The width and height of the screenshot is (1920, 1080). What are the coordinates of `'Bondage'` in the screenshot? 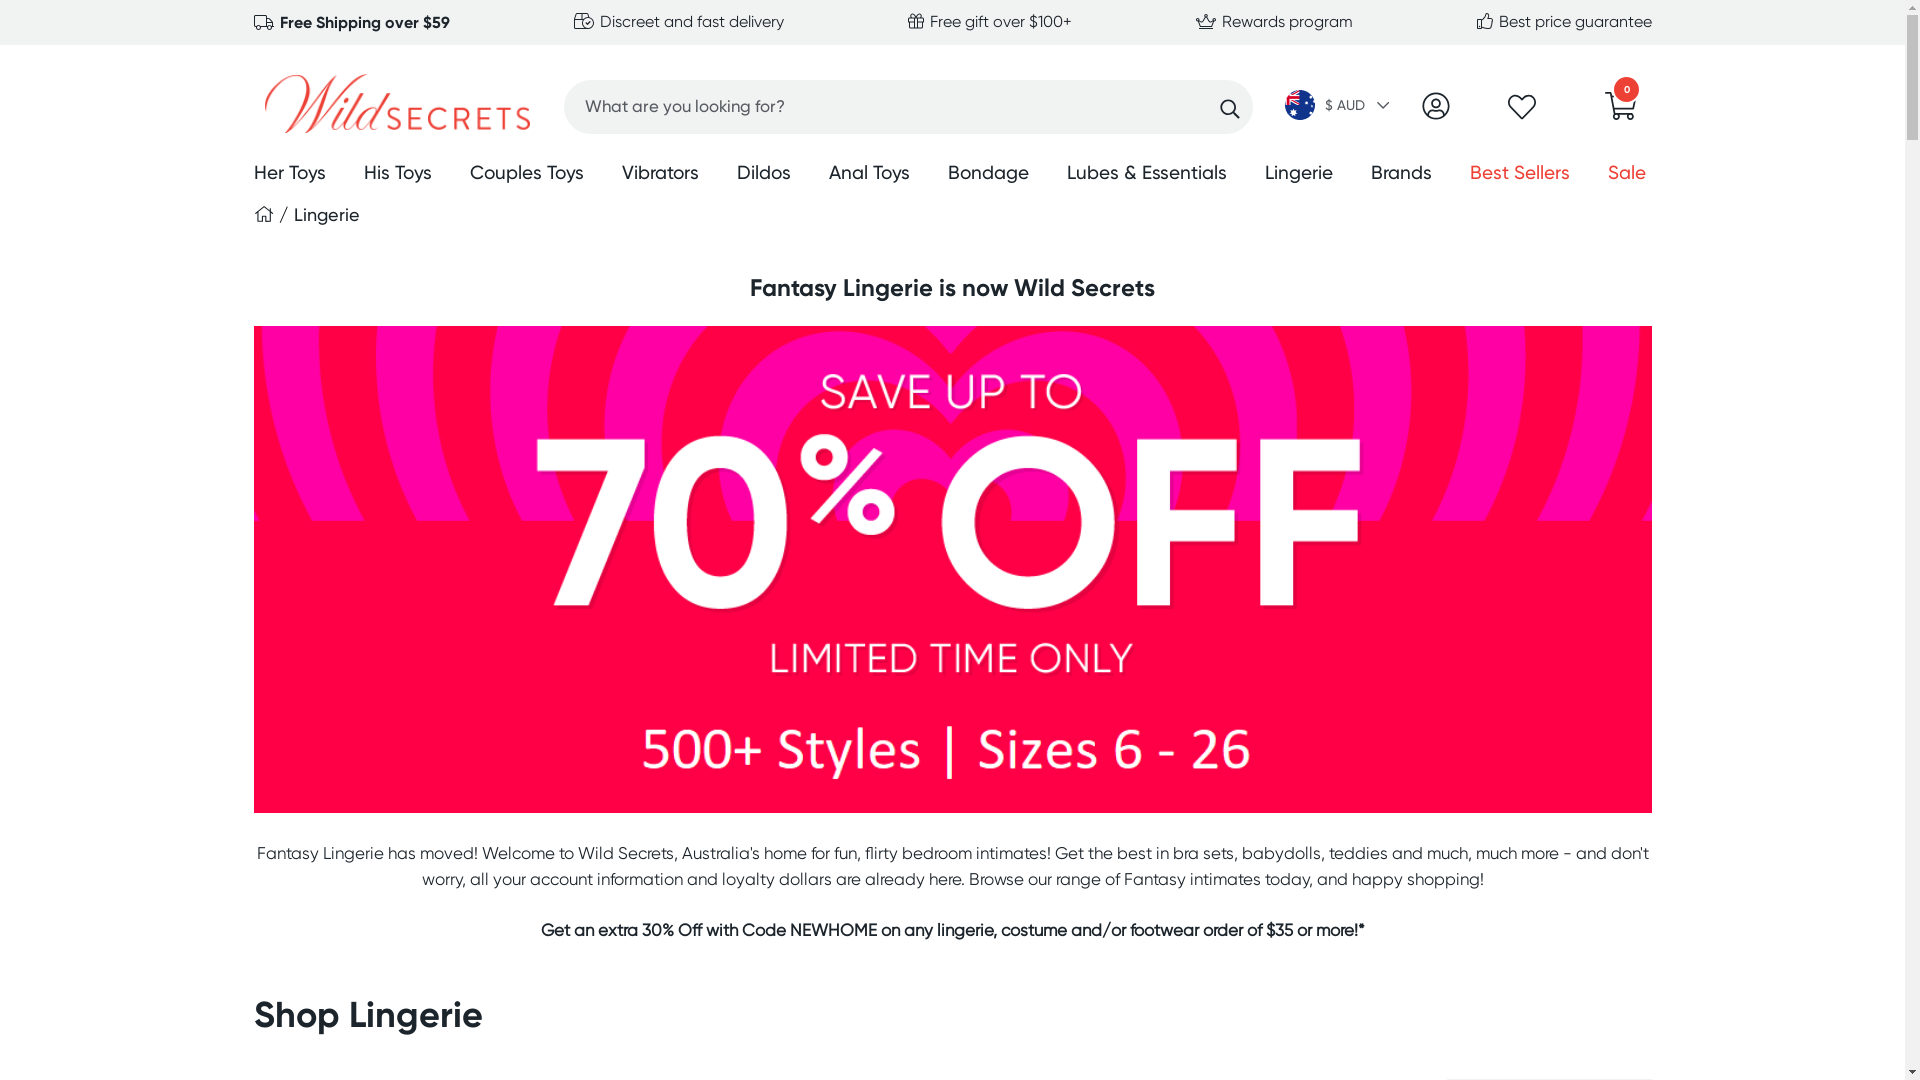 It's located at (947, 173).